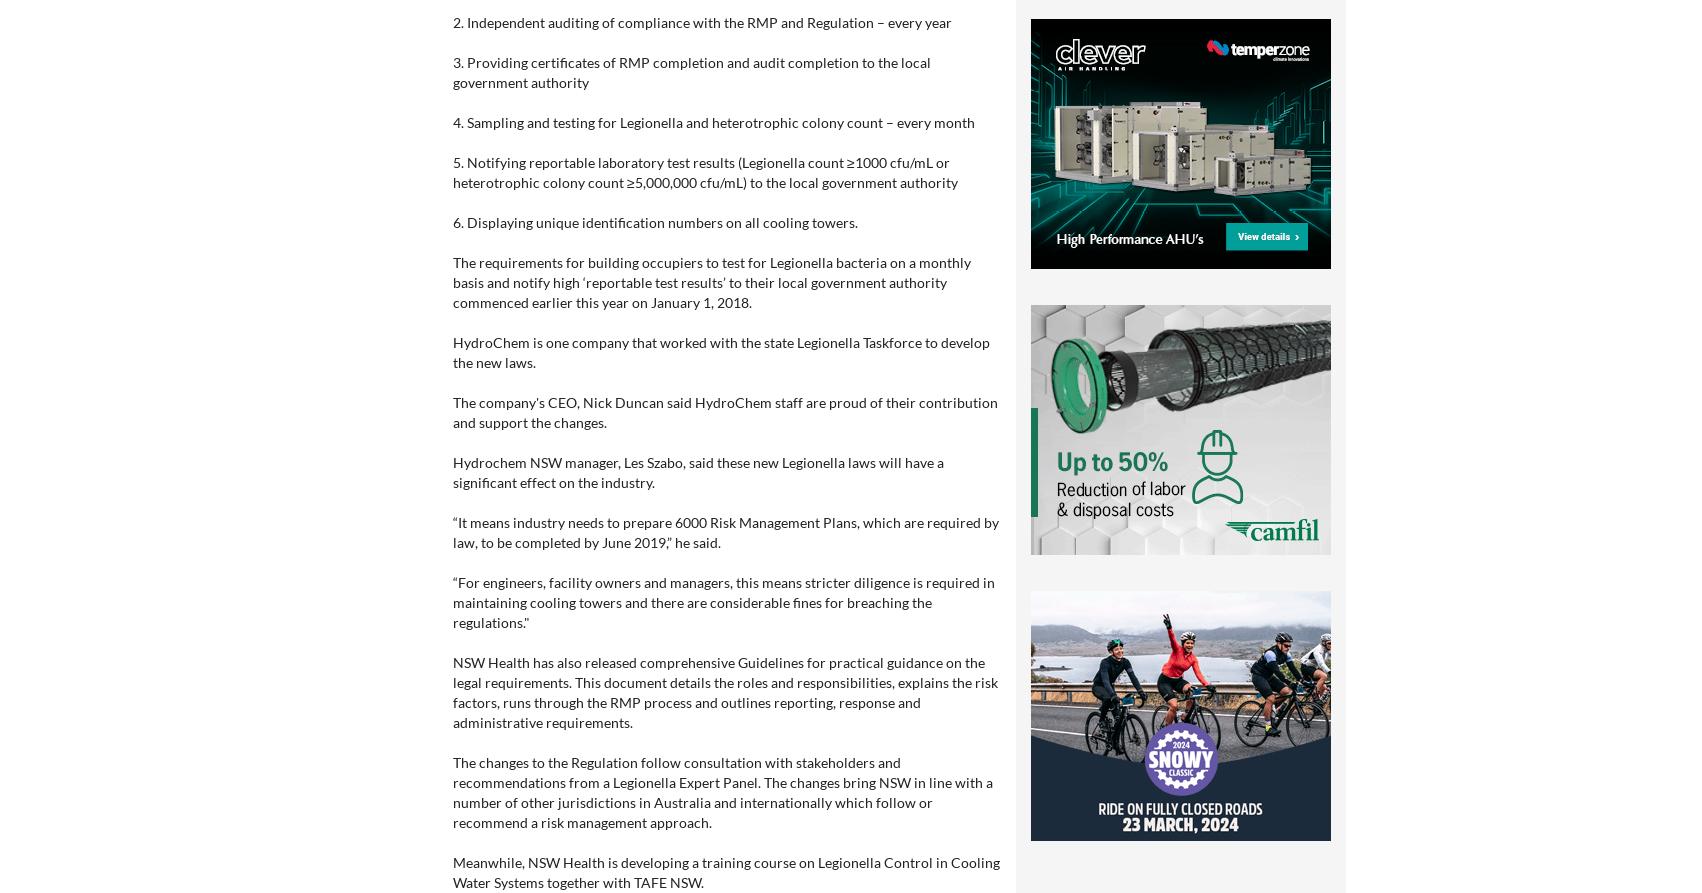  Describe the element at coordinates (712, 122) in the screenshot. I see `'4. Sampling and testing for Legionella and heterotrophic colony count – every month'` at that location.